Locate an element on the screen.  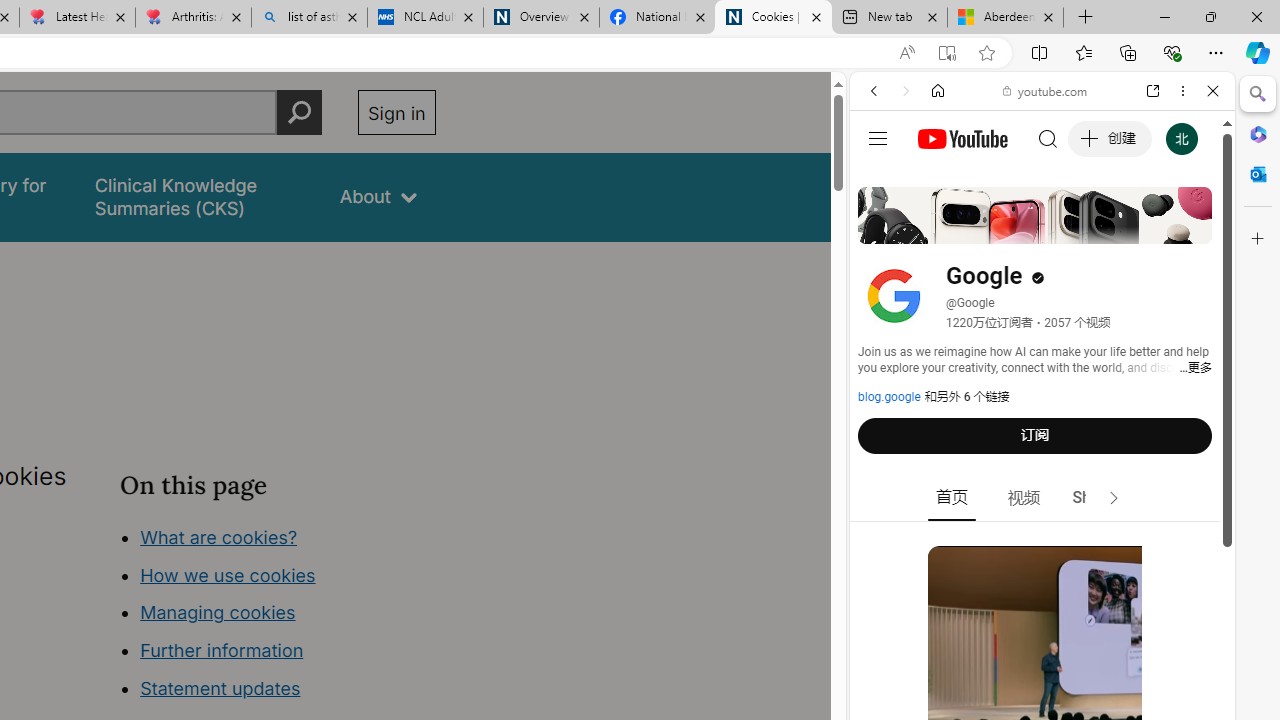
'false' is located at coordinates (199, 197).